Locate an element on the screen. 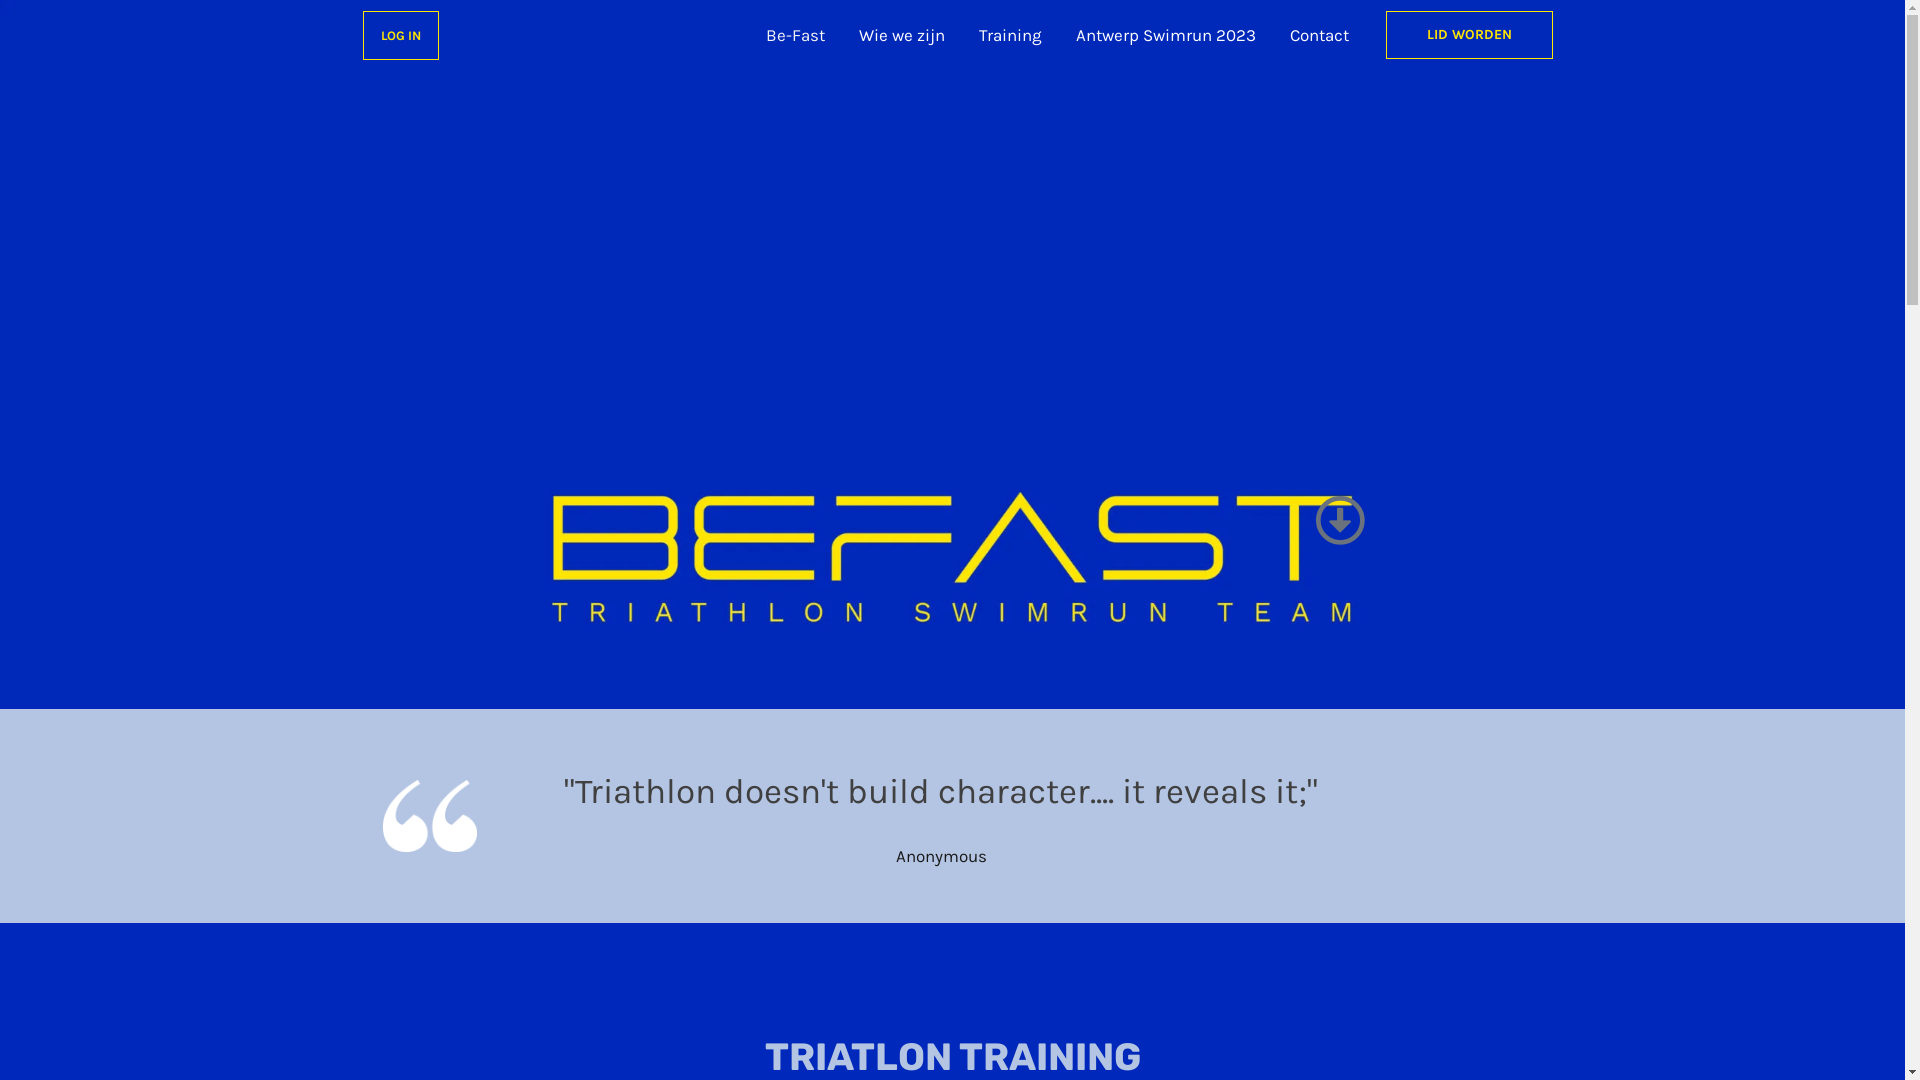  'Wie we zijn' is located at coordinates (901, 34).